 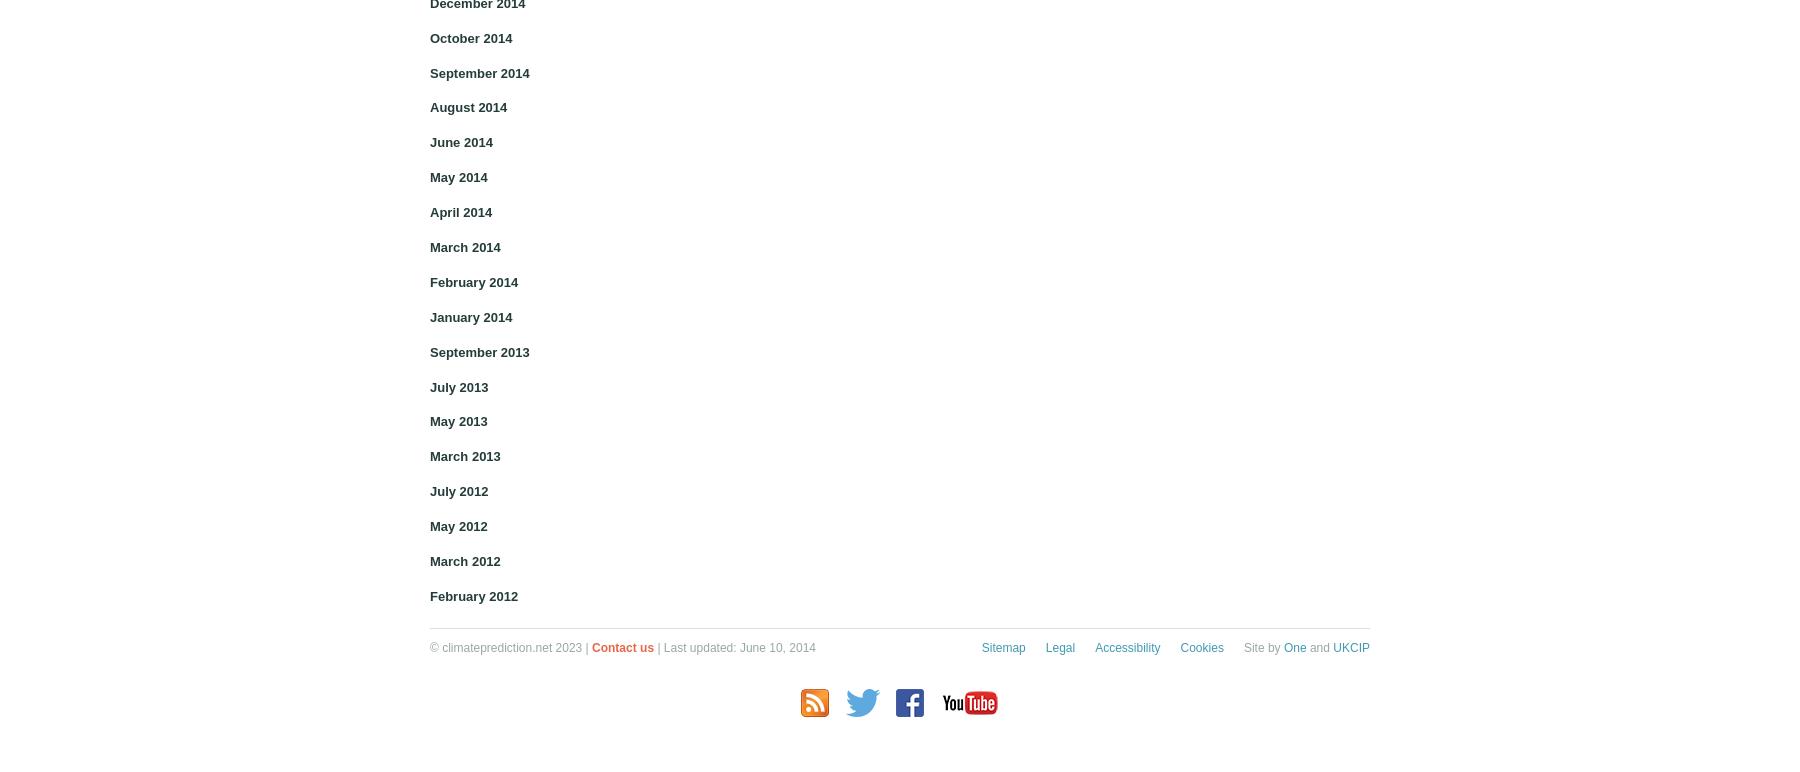 What do you see at coordinates (463, 456) in the screenshot?
I see `'March 2013'` at bounding box center [463, 456].